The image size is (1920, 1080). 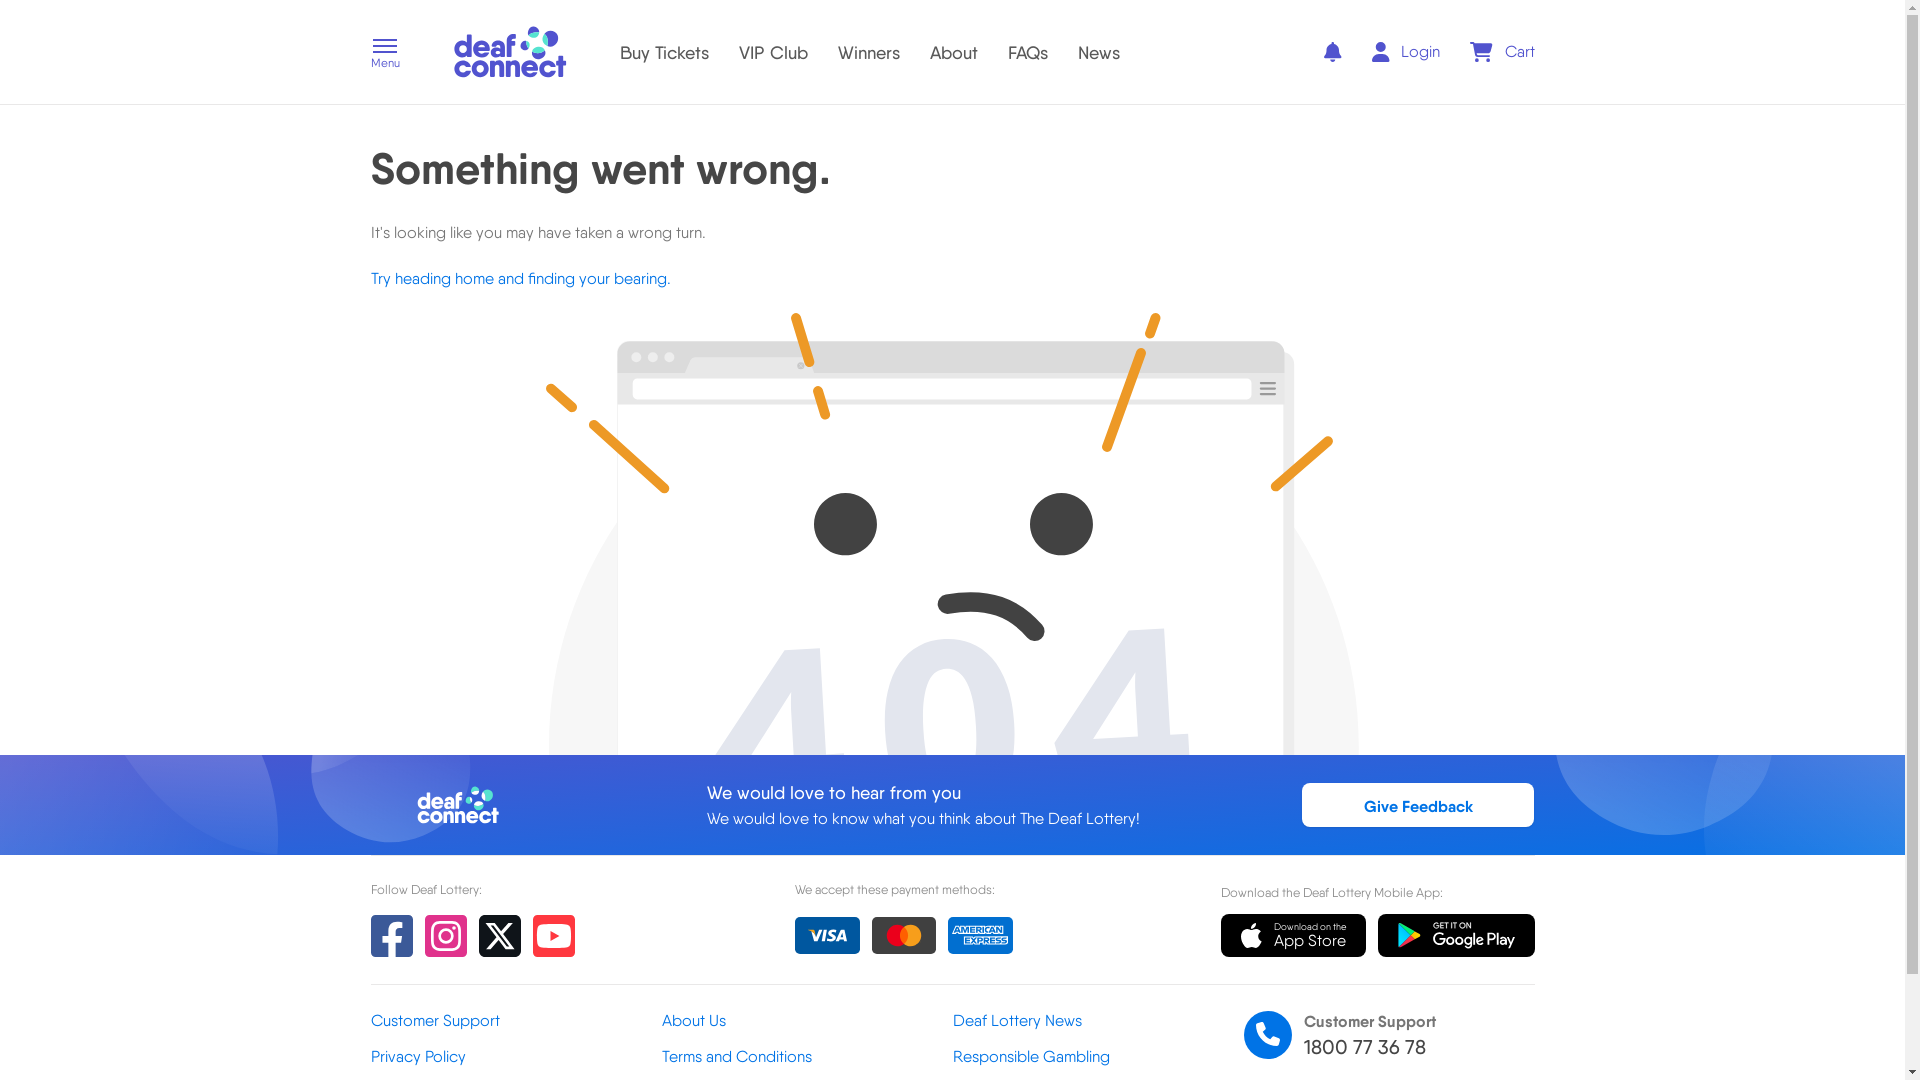 I want to click on 'News', so click(x=1098, y=50).